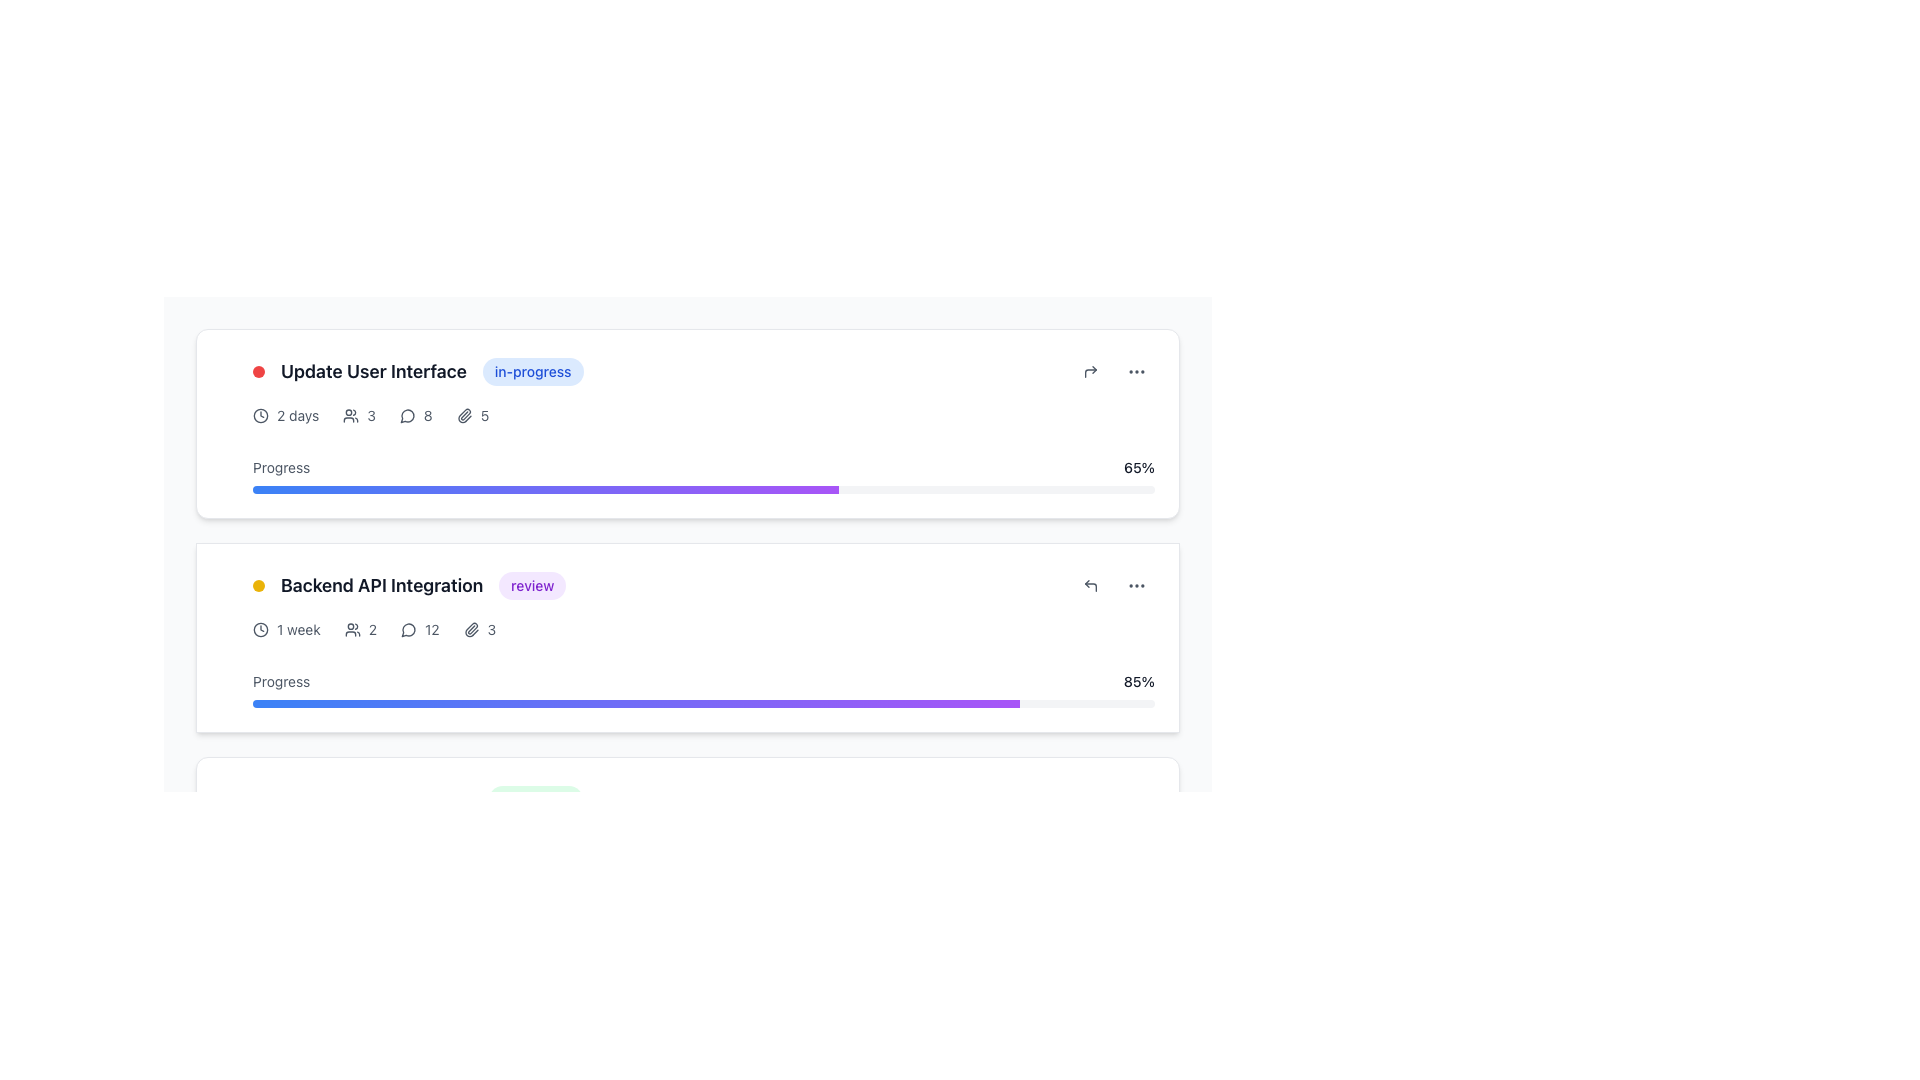  What do you see at coordinates (408, 585) in the screenshot?
I see `the group containing the yellow circular indicator, the bold label 'Backend API Integration', and the purple tag 'review'` at bounding box center [408, 585].